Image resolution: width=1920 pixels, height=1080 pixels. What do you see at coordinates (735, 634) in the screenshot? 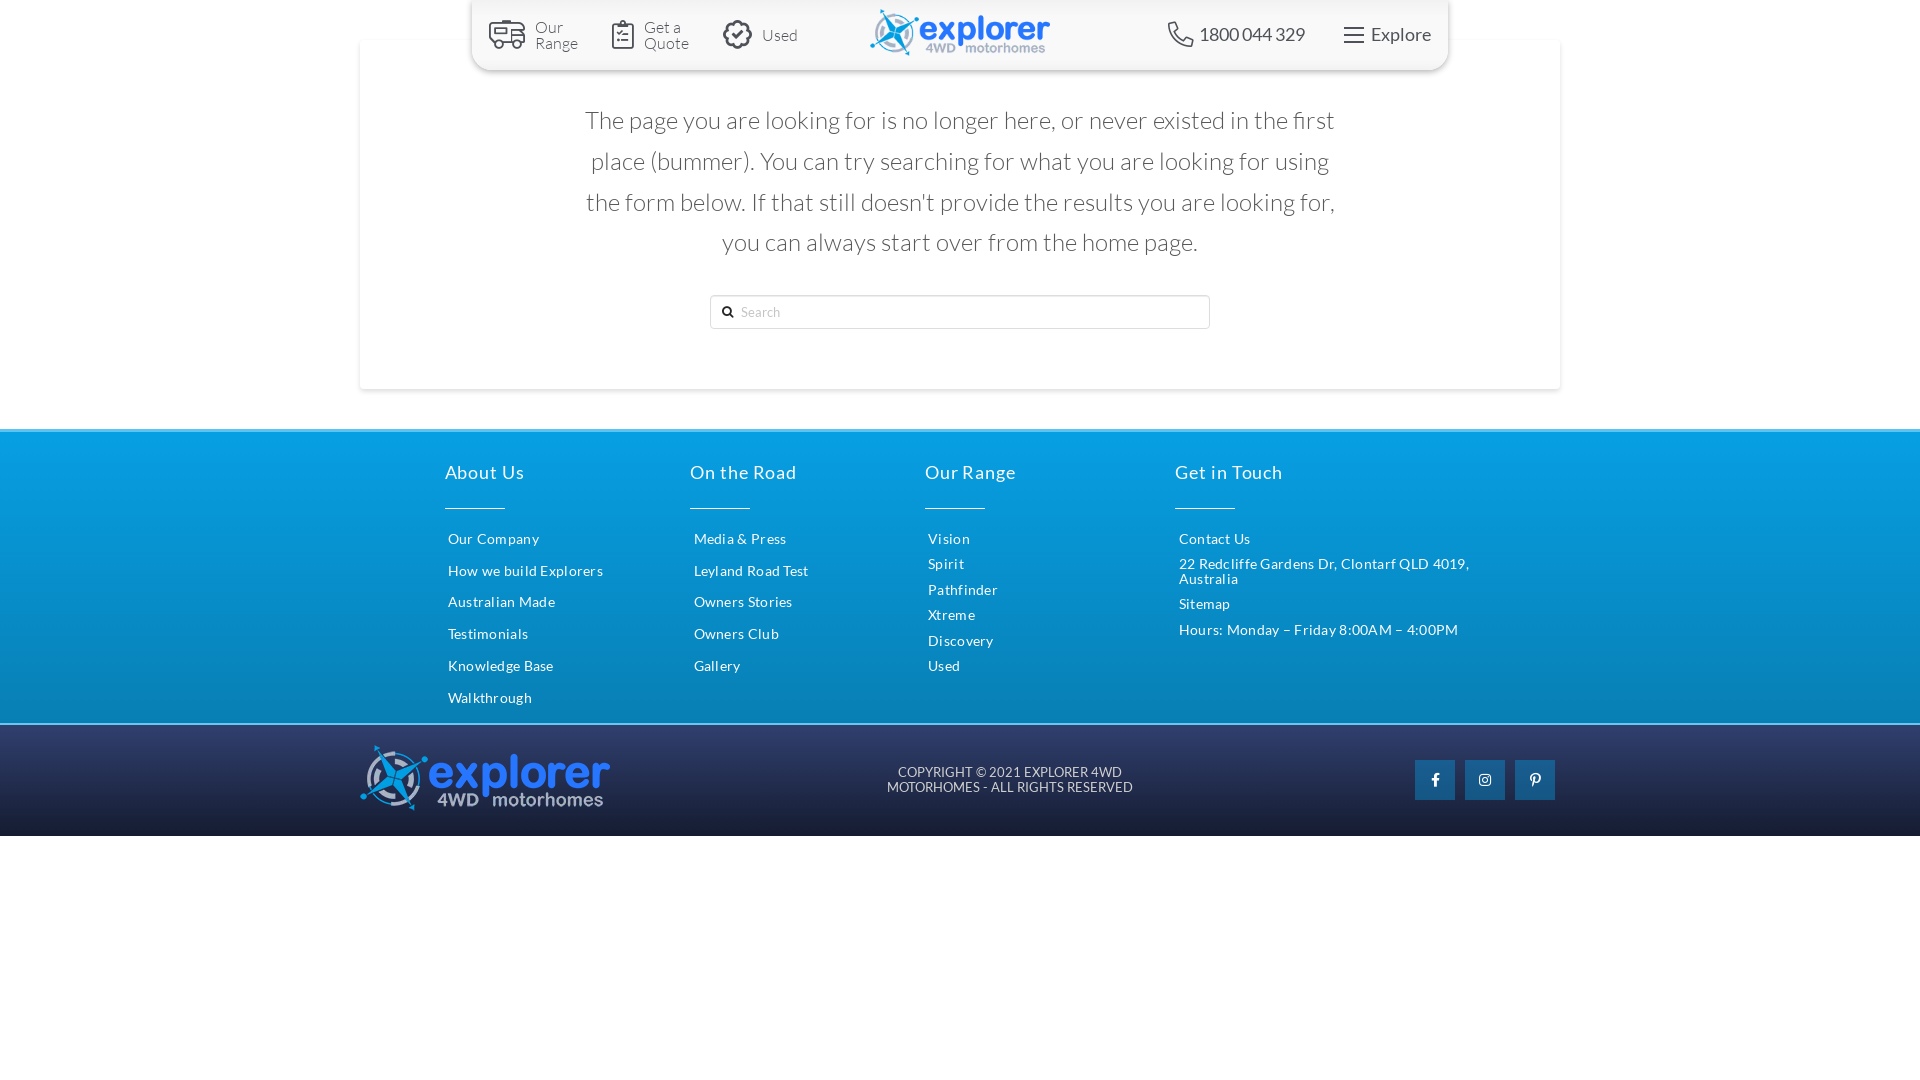
I see `'Owners Club'` at bounding box center [735, 634].